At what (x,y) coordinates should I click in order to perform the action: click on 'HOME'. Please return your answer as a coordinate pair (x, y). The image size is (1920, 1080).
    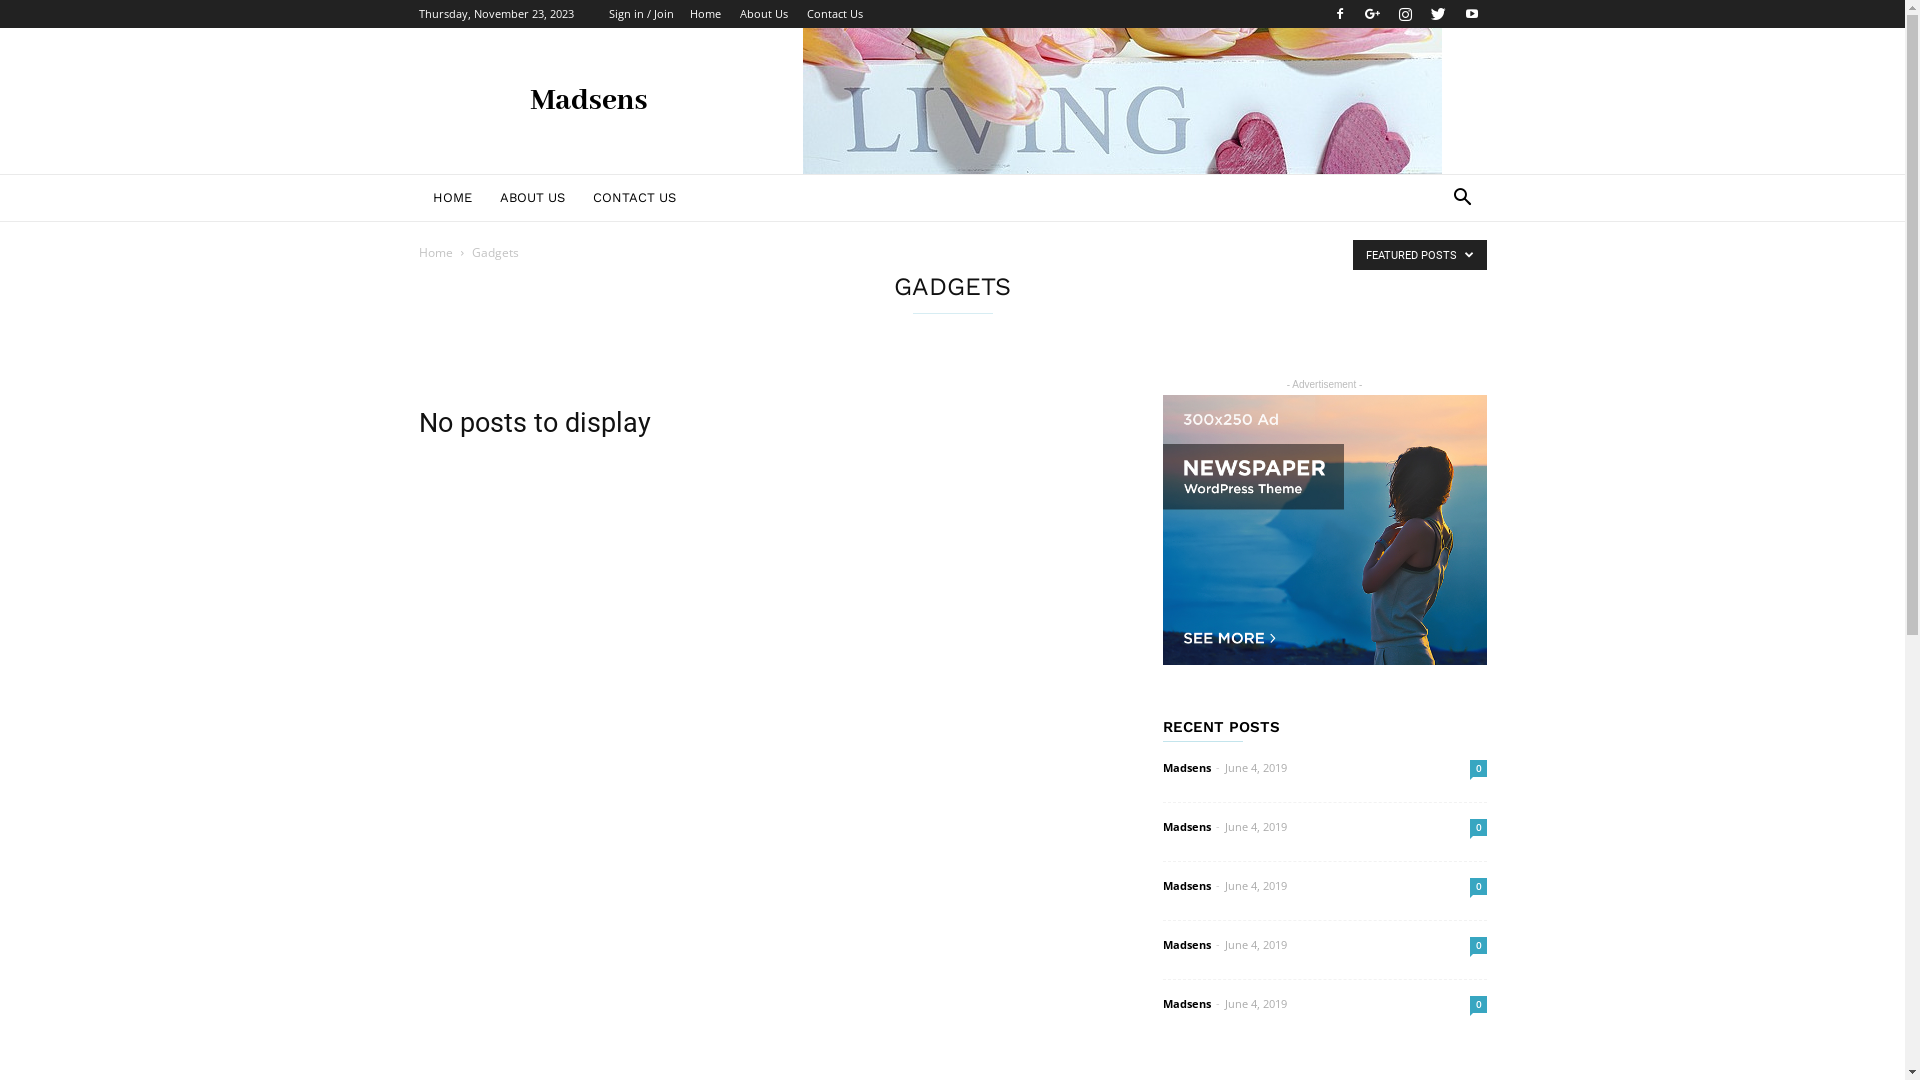
    Looking at the image, I should click on (450, 197).